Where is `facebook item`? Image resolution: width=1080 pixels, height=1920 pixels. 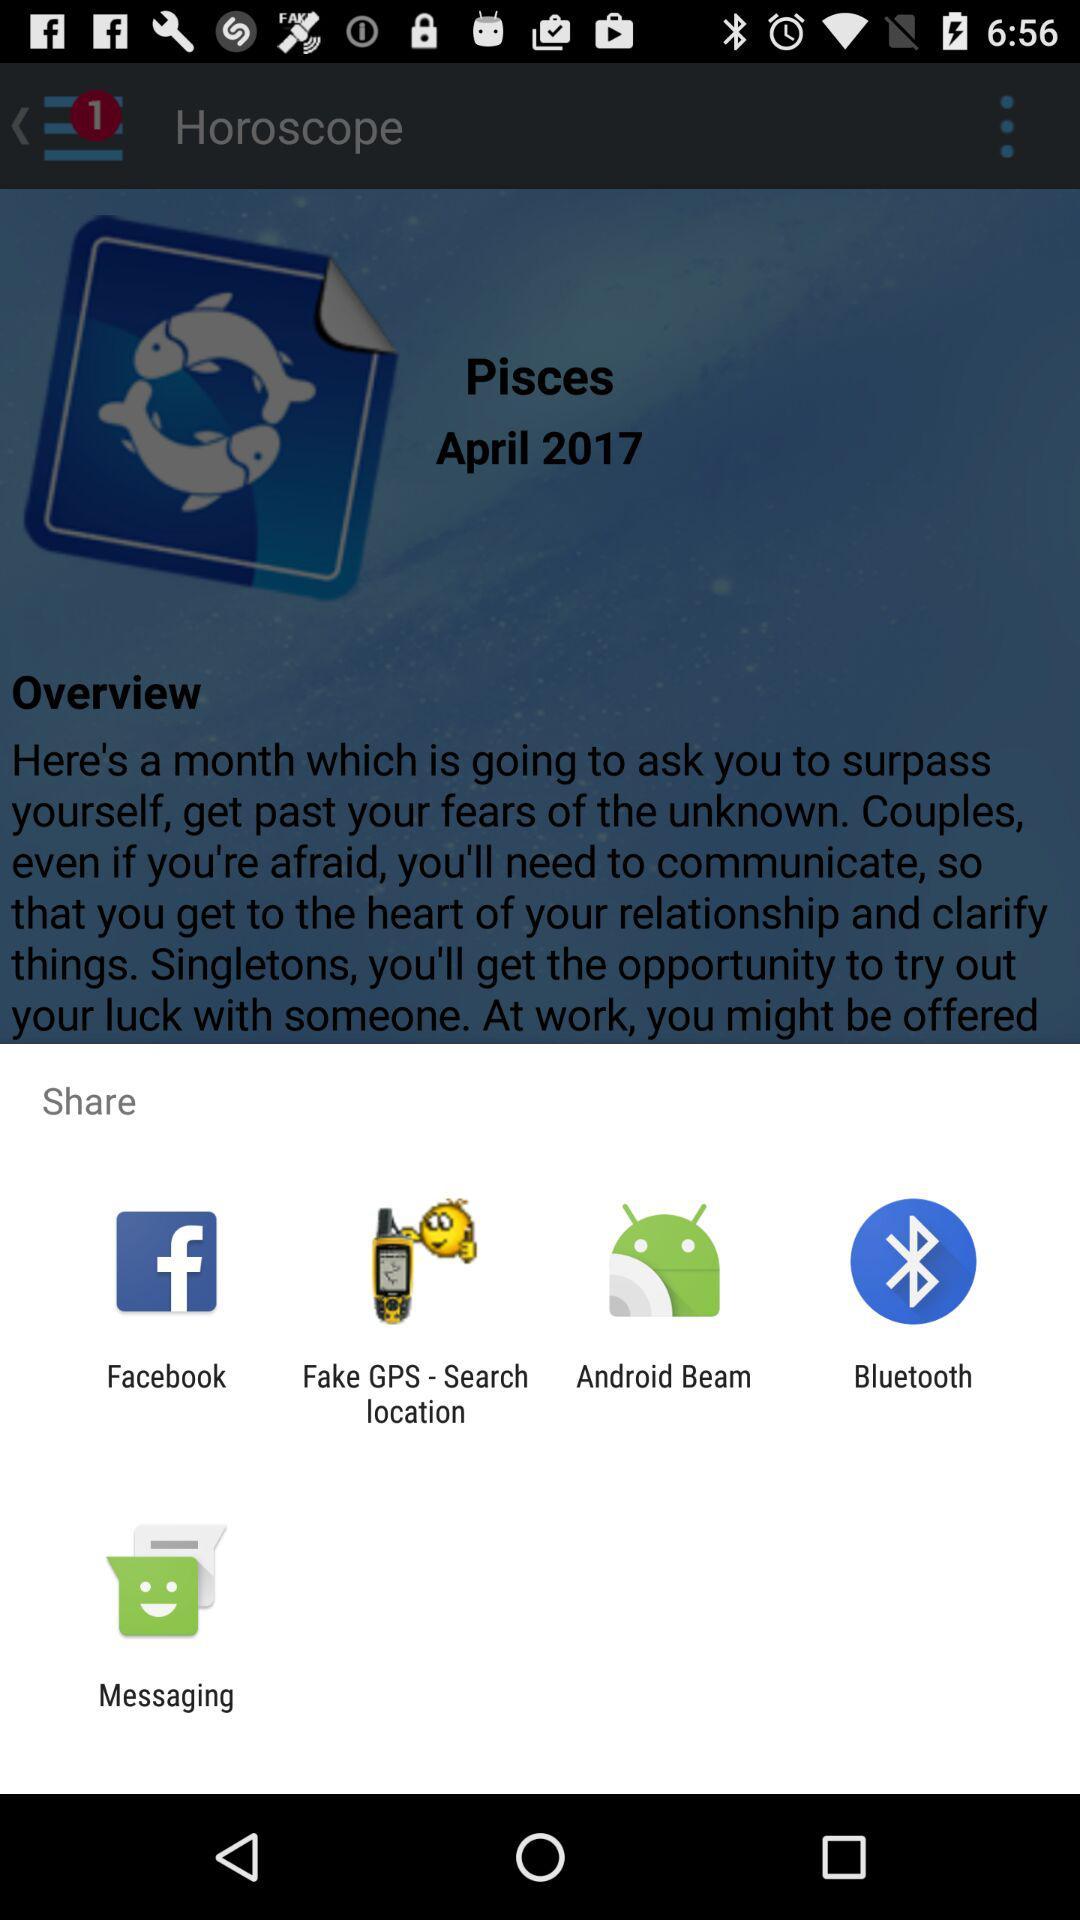
facebook item is located at coordinates (165, 1392).